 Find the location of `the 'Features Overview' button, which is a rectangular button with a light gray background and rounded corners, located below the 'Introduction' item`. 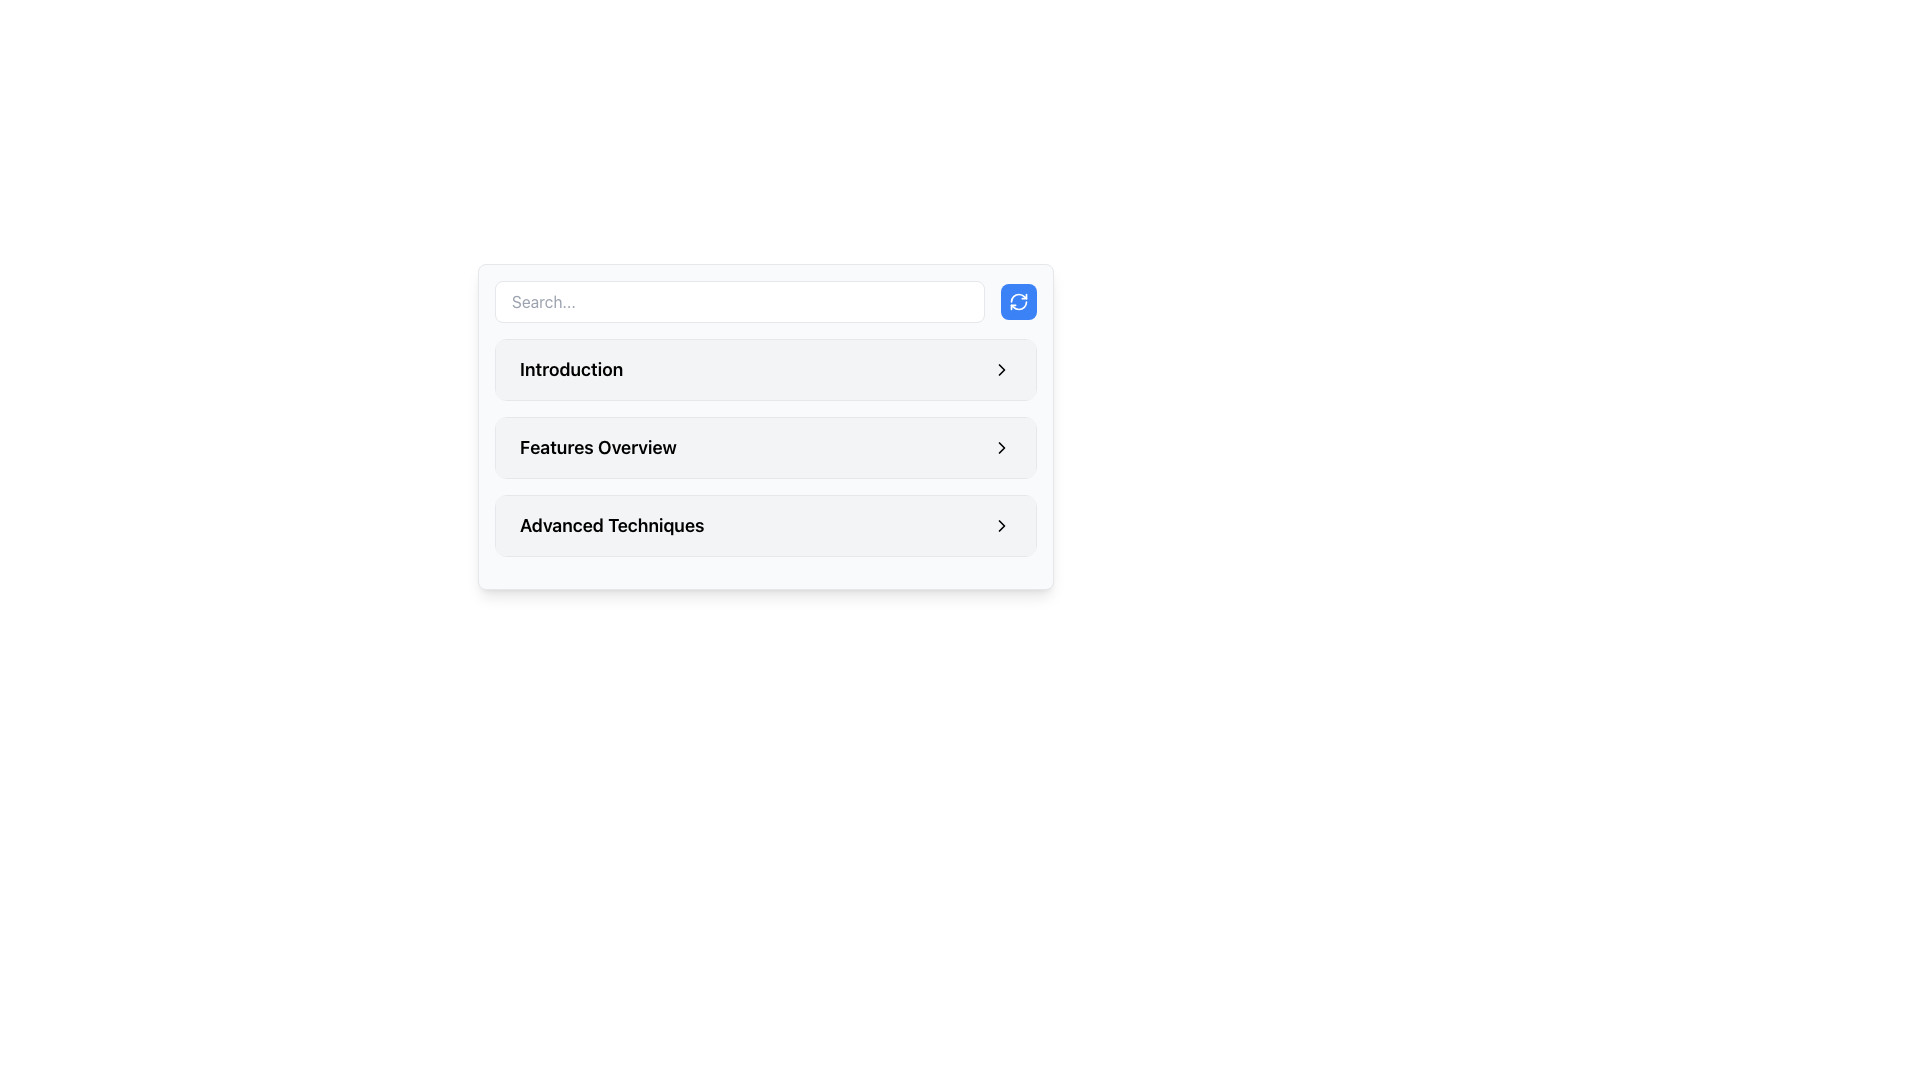

the 'Features Overview' button, which is a rectangular button with a light gray background and rounded corners, located below the 'Introduction' item is located at coordinates (765, 446).